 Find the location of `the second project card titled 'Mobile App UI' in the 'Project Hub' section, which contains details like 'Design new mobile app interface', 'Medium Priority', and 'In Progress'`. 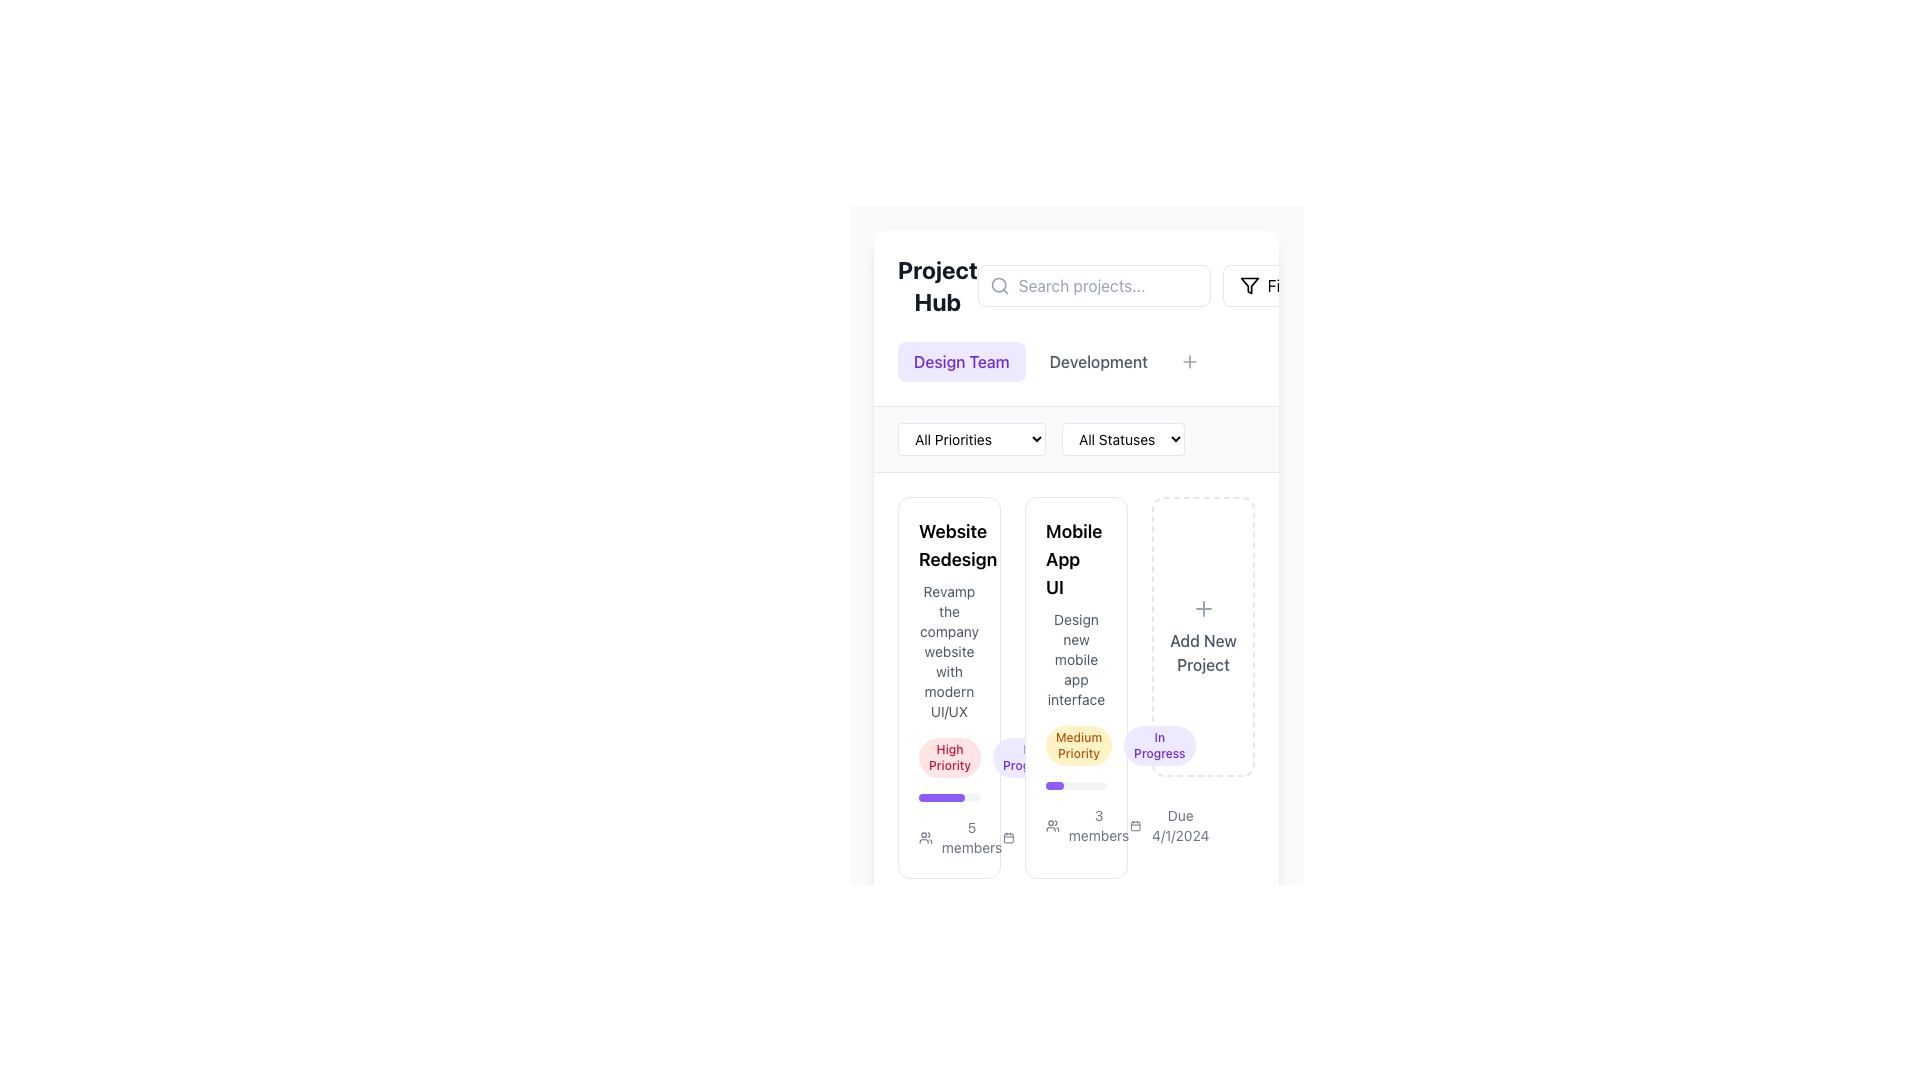

the second project card titled 'Mobile App UI' in the 'Project Hub' section, which contains details like 'Design new mobile app interface', 'Medium Priority', and 'In Progress' is located at coordinates (1075, 686).